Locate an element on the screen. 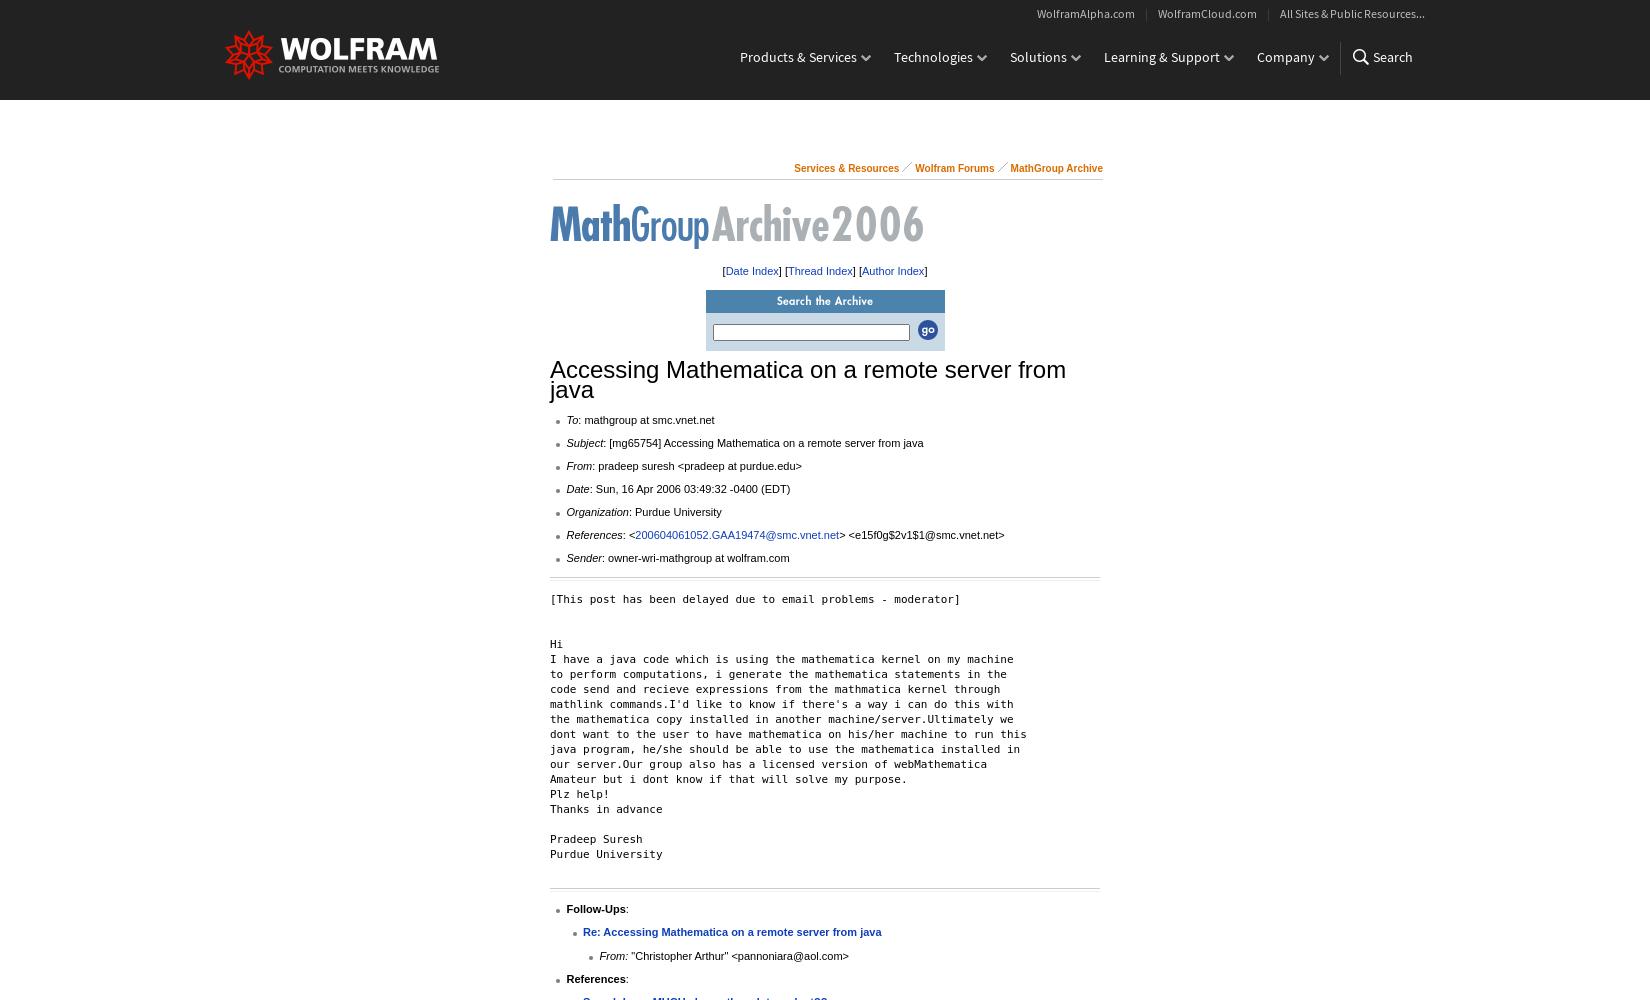 This screenshot has height=1000, width=1650. ': owner-wri-mathgroup at wolfram.com' is located at coordinates (693, 558).